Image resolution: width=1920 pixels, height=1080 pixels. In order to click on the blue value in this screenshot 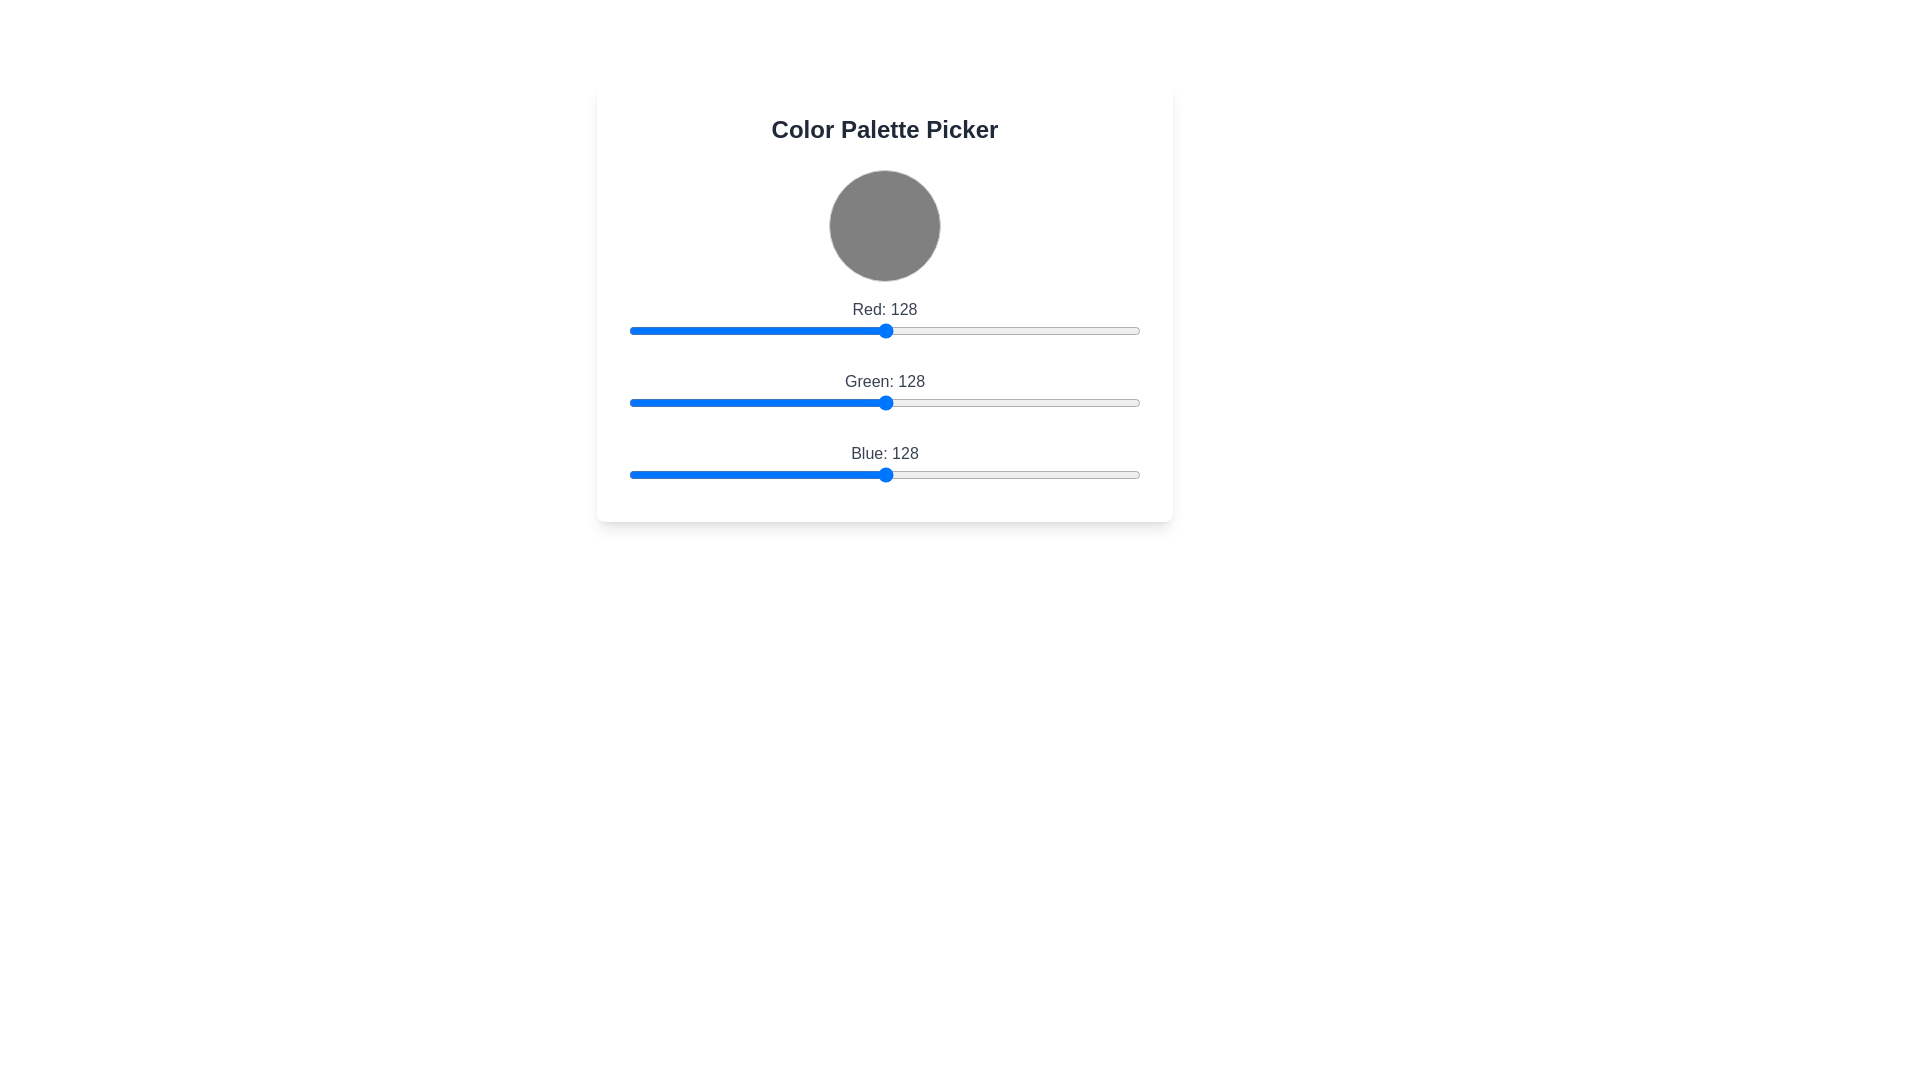, I will do `click(882, 474)`.